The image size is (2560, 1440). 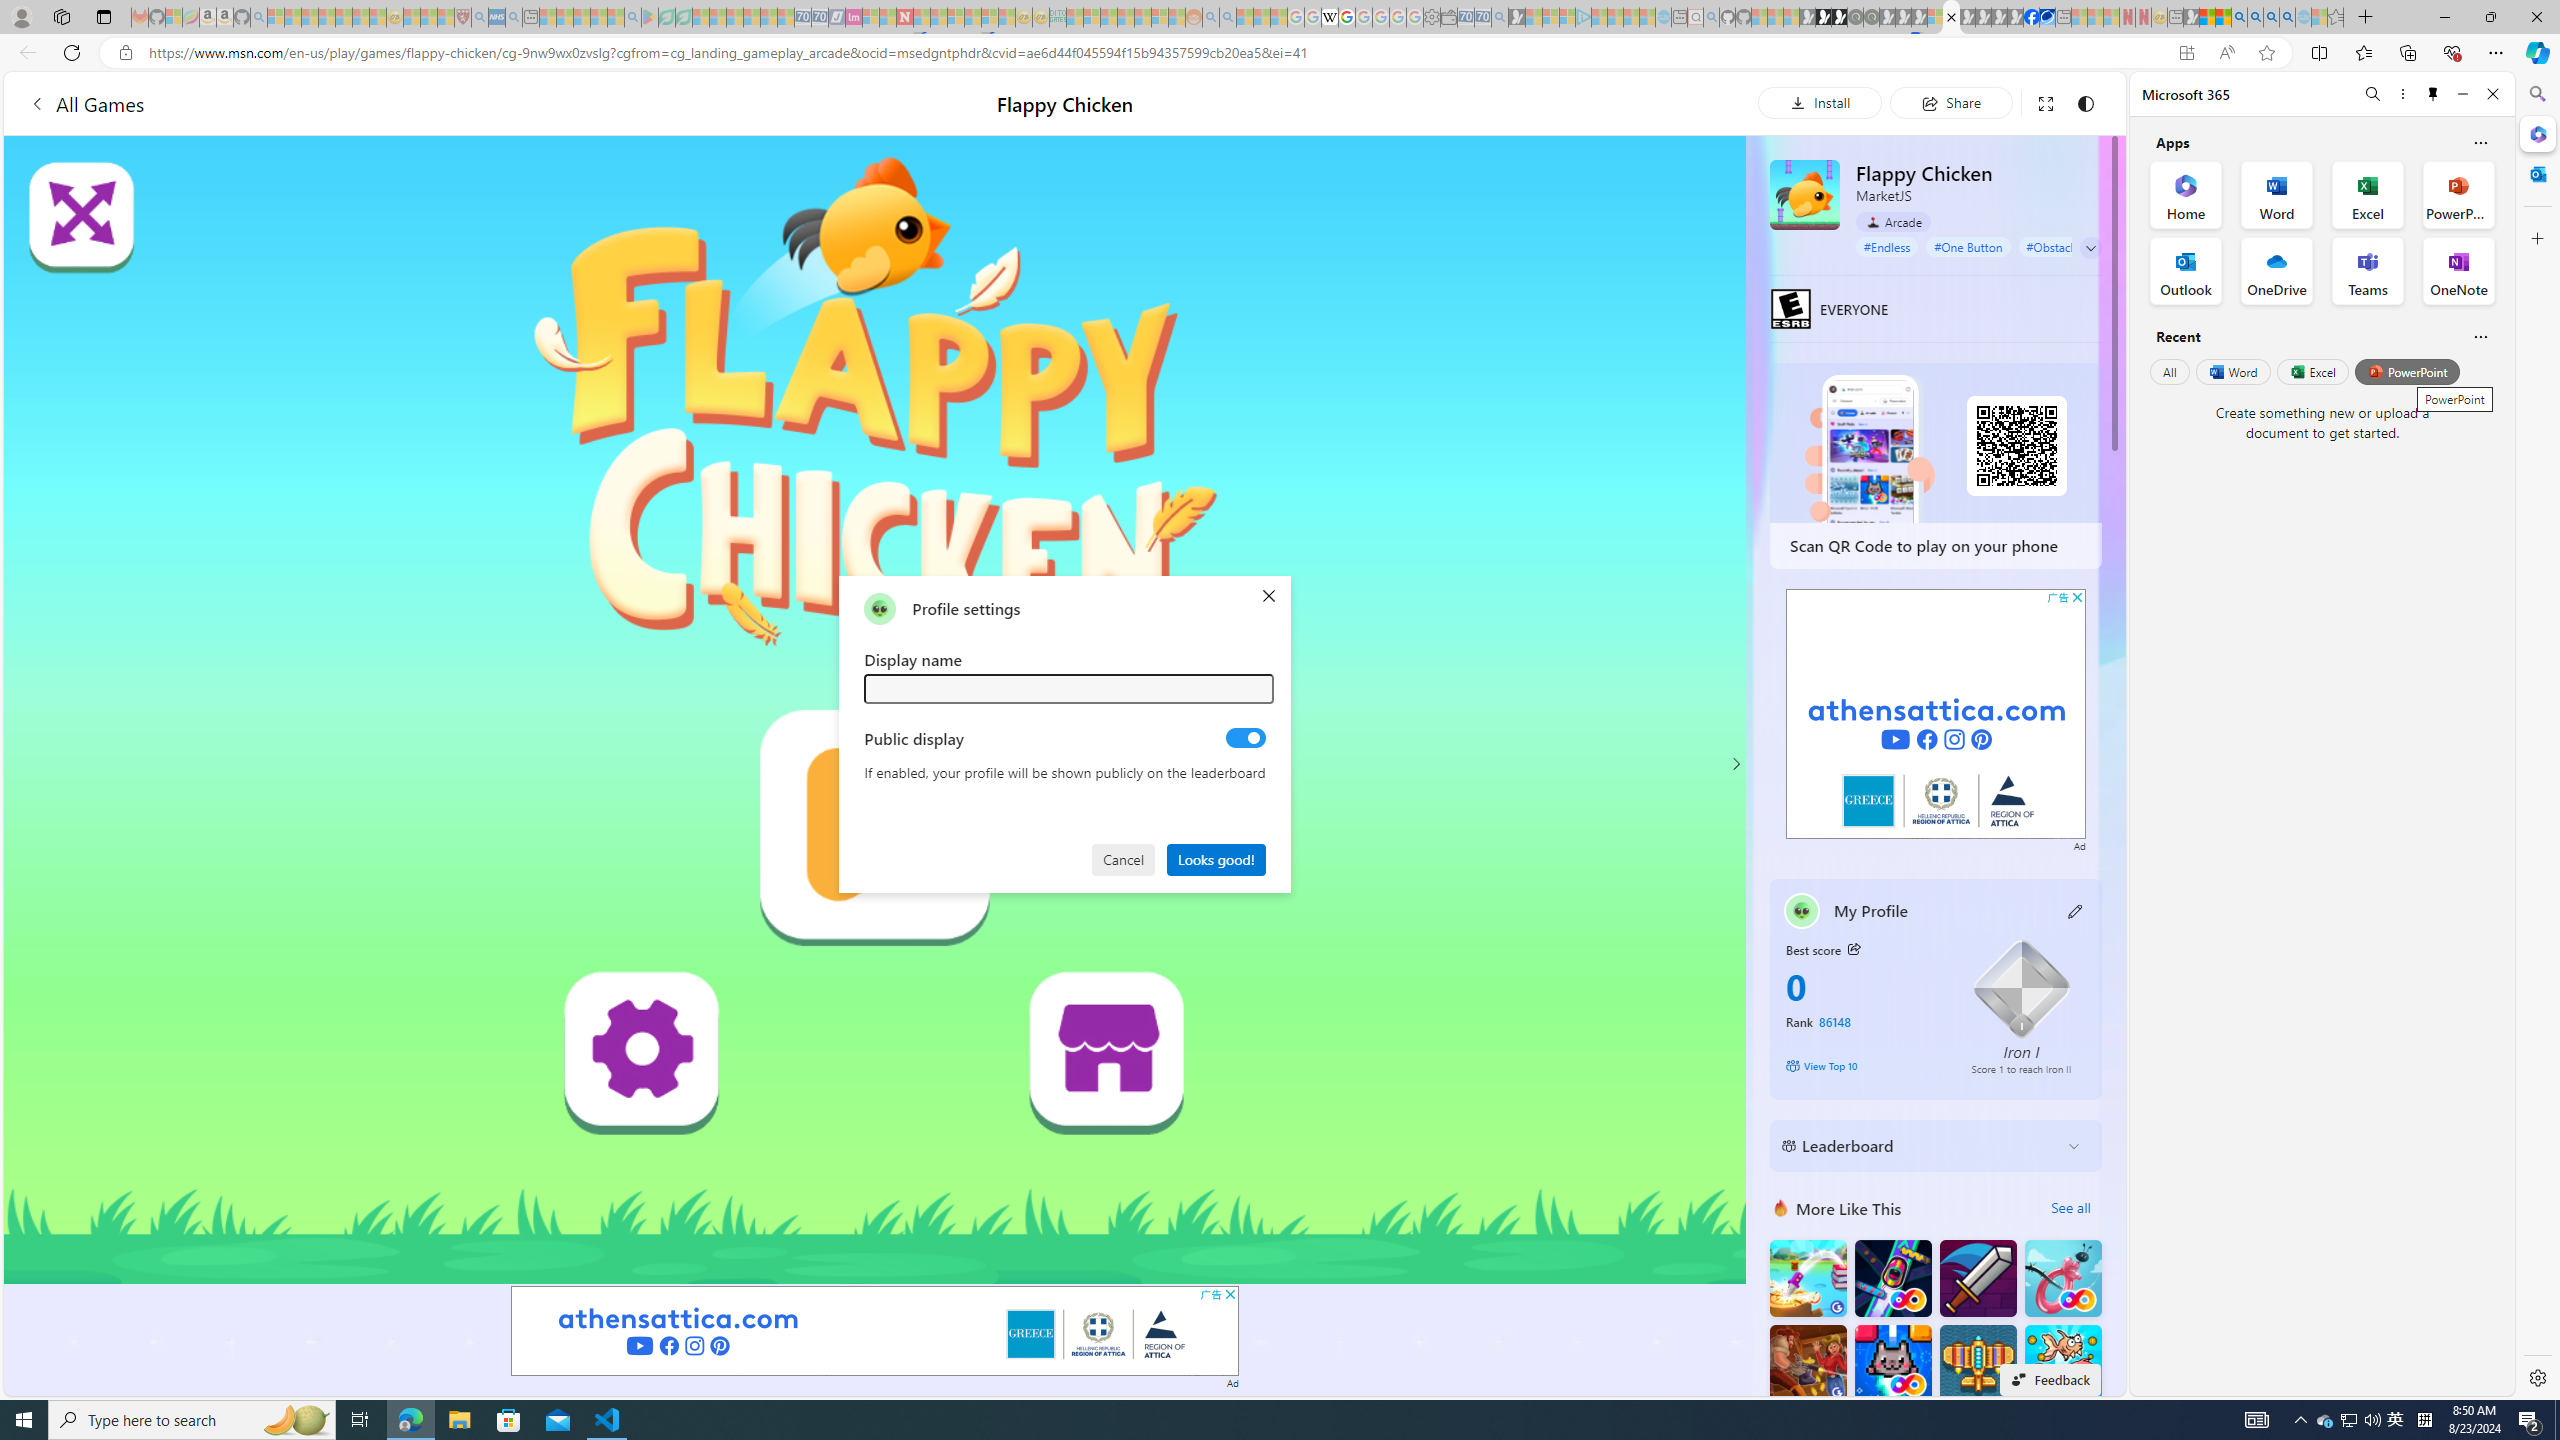 What do you see at coordinates (2433, 93) in the screenshot?
I see `'Unpin side pane'` at bounding box center [2433, 93].